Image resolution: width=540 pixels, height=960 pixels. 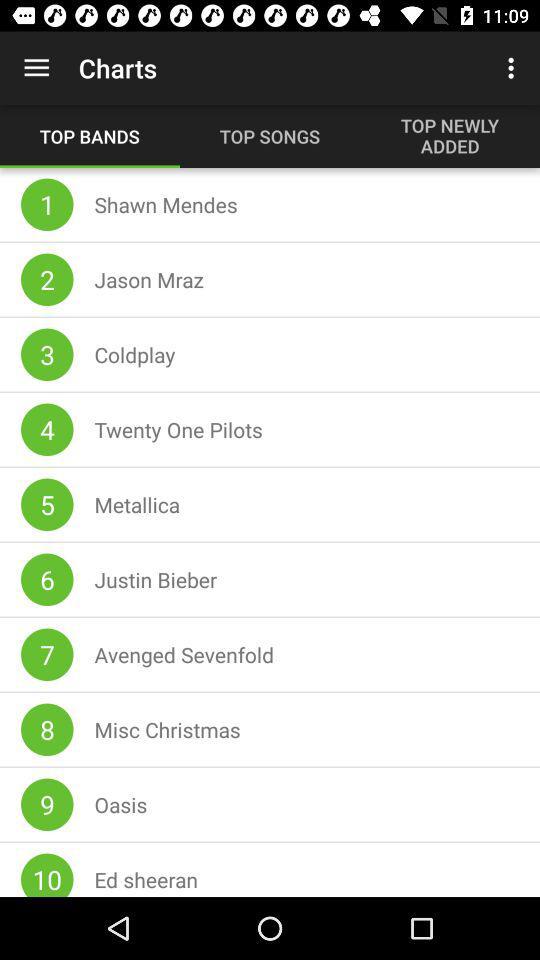 I want to click on item next to charts, so click(x=36, y=68).